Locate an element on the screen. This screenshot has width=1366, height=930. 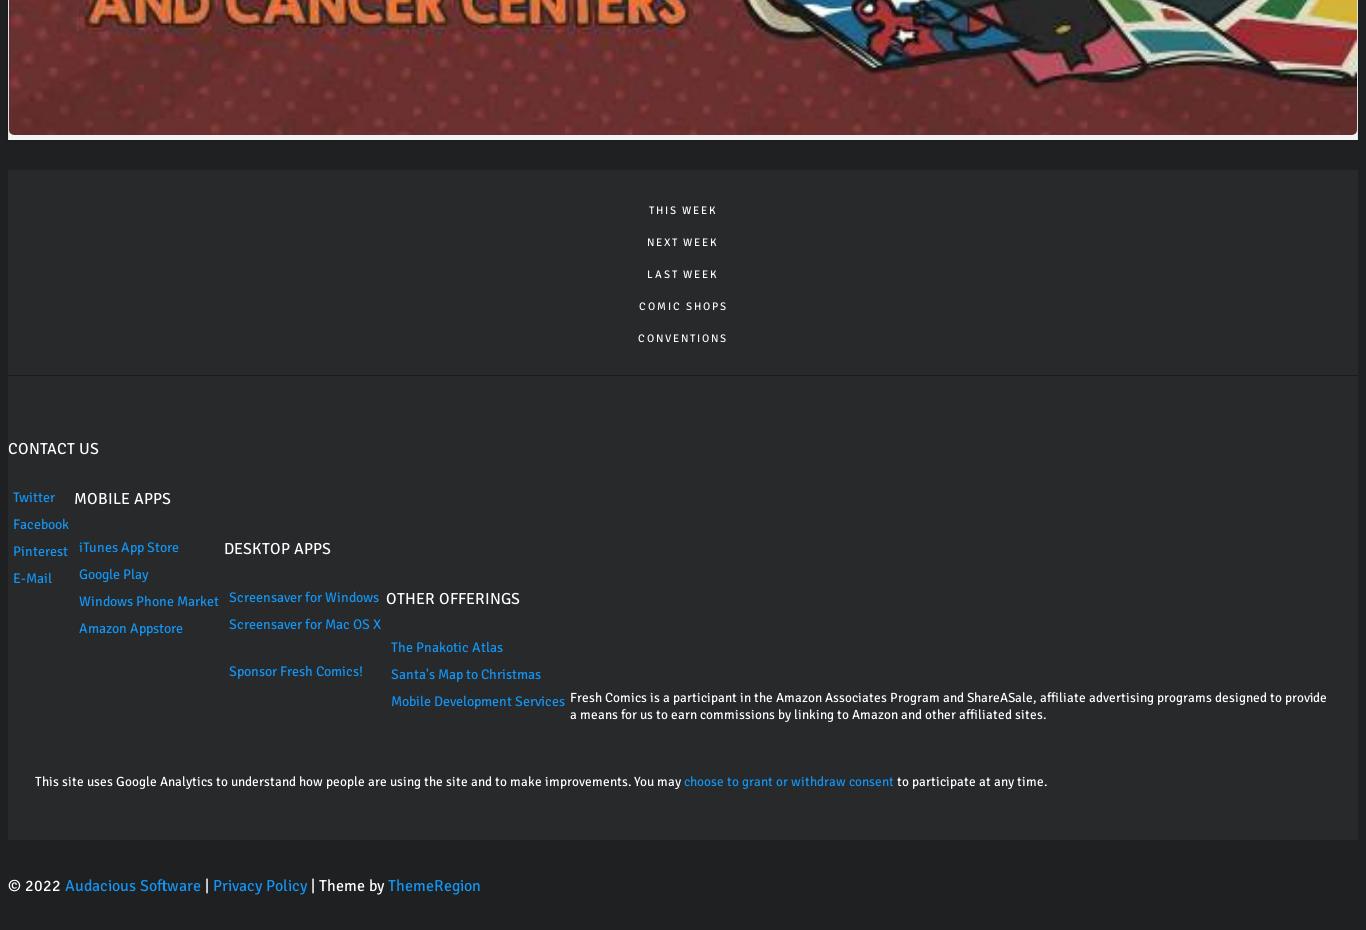
'Contact Us' is located at coordinates (53, 447).